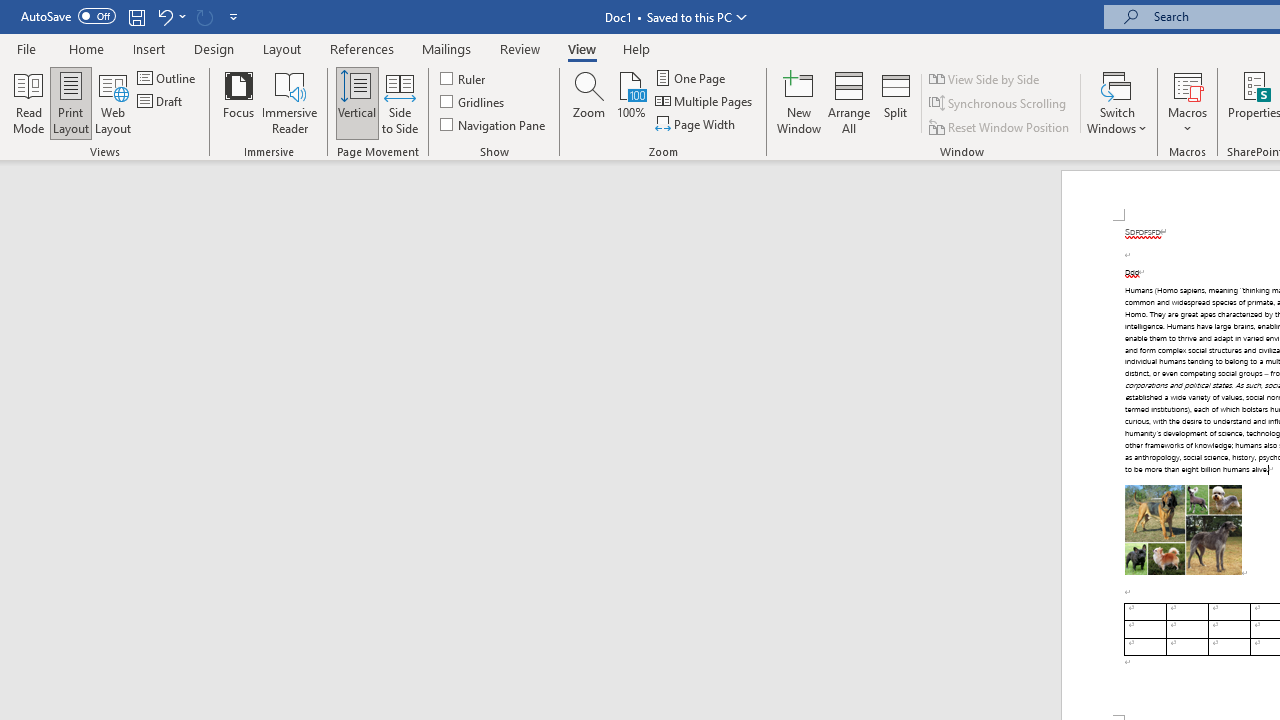  I want to click on 'Zoom...', so click(588, 103).